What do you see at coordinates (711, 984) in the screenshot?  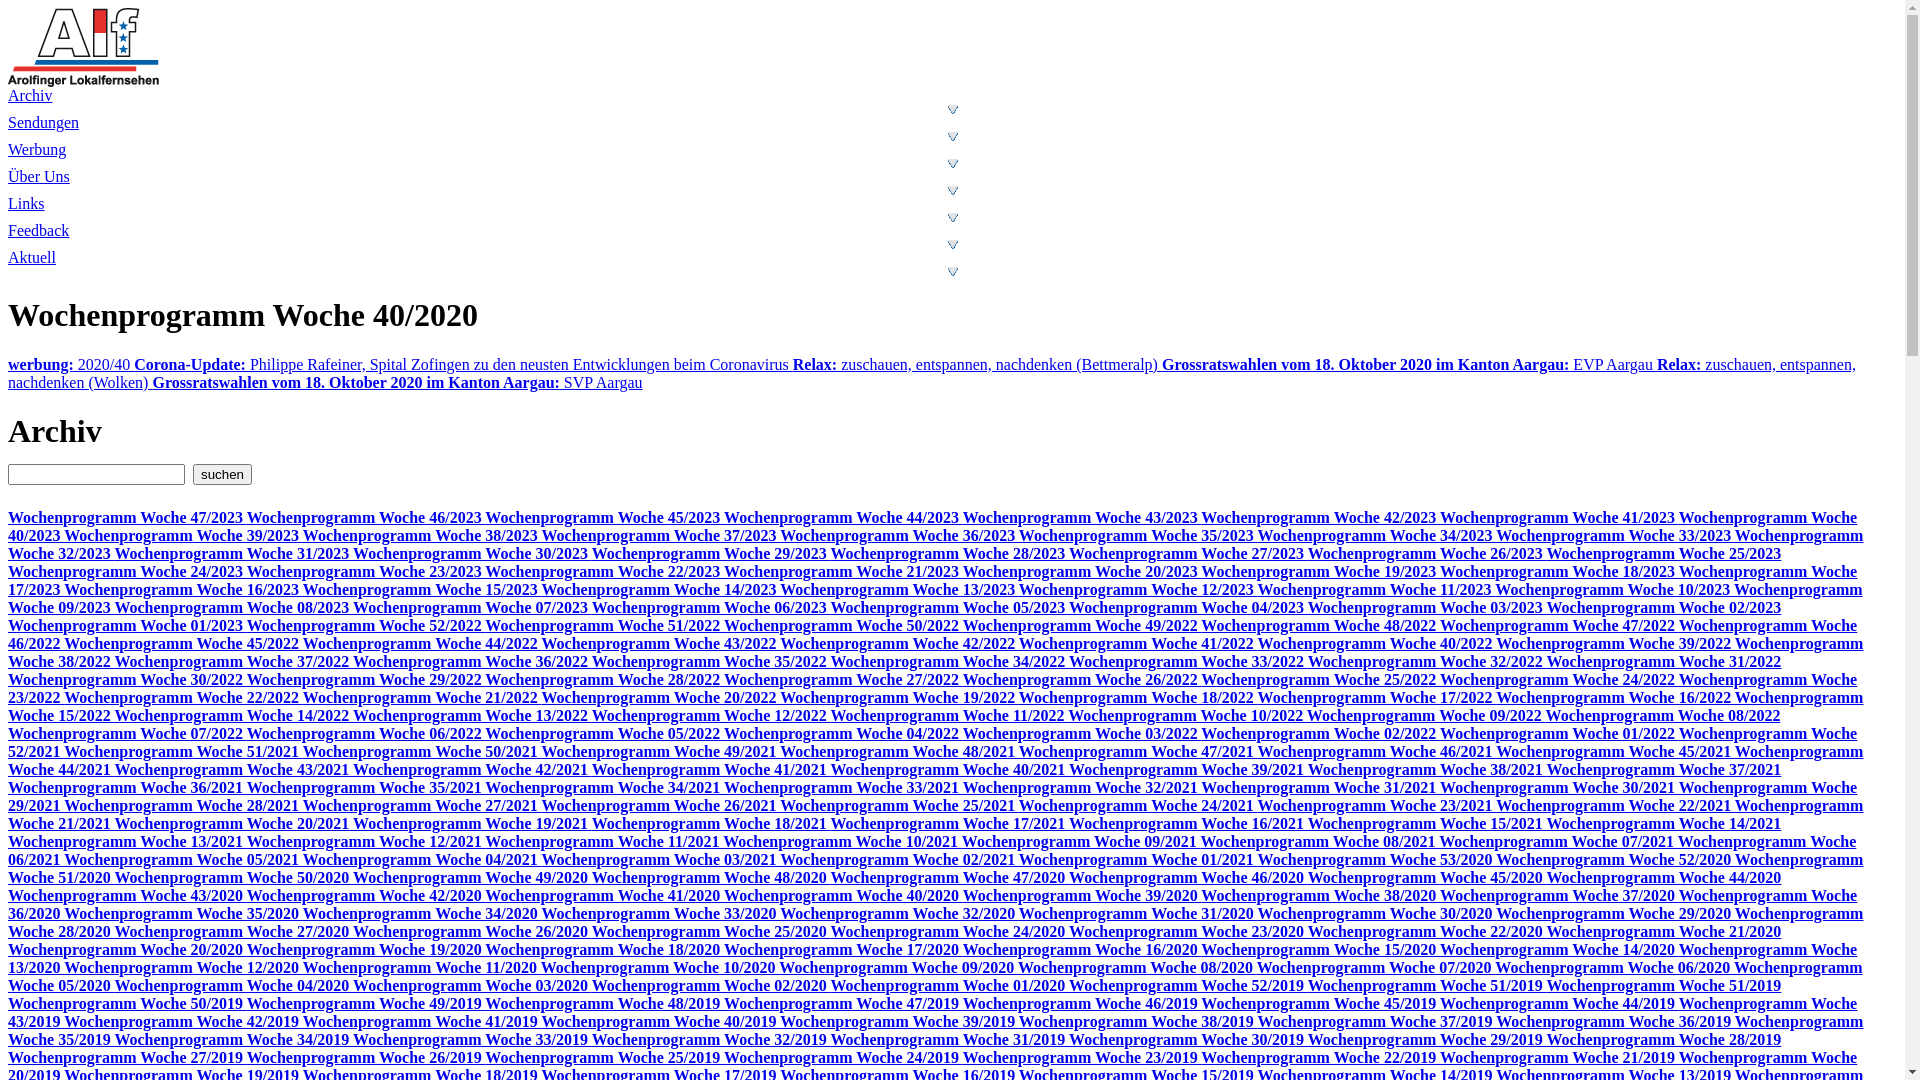 I see `'Wochenprogramm Woche 02/2020'` at bounding box center [711, 984].